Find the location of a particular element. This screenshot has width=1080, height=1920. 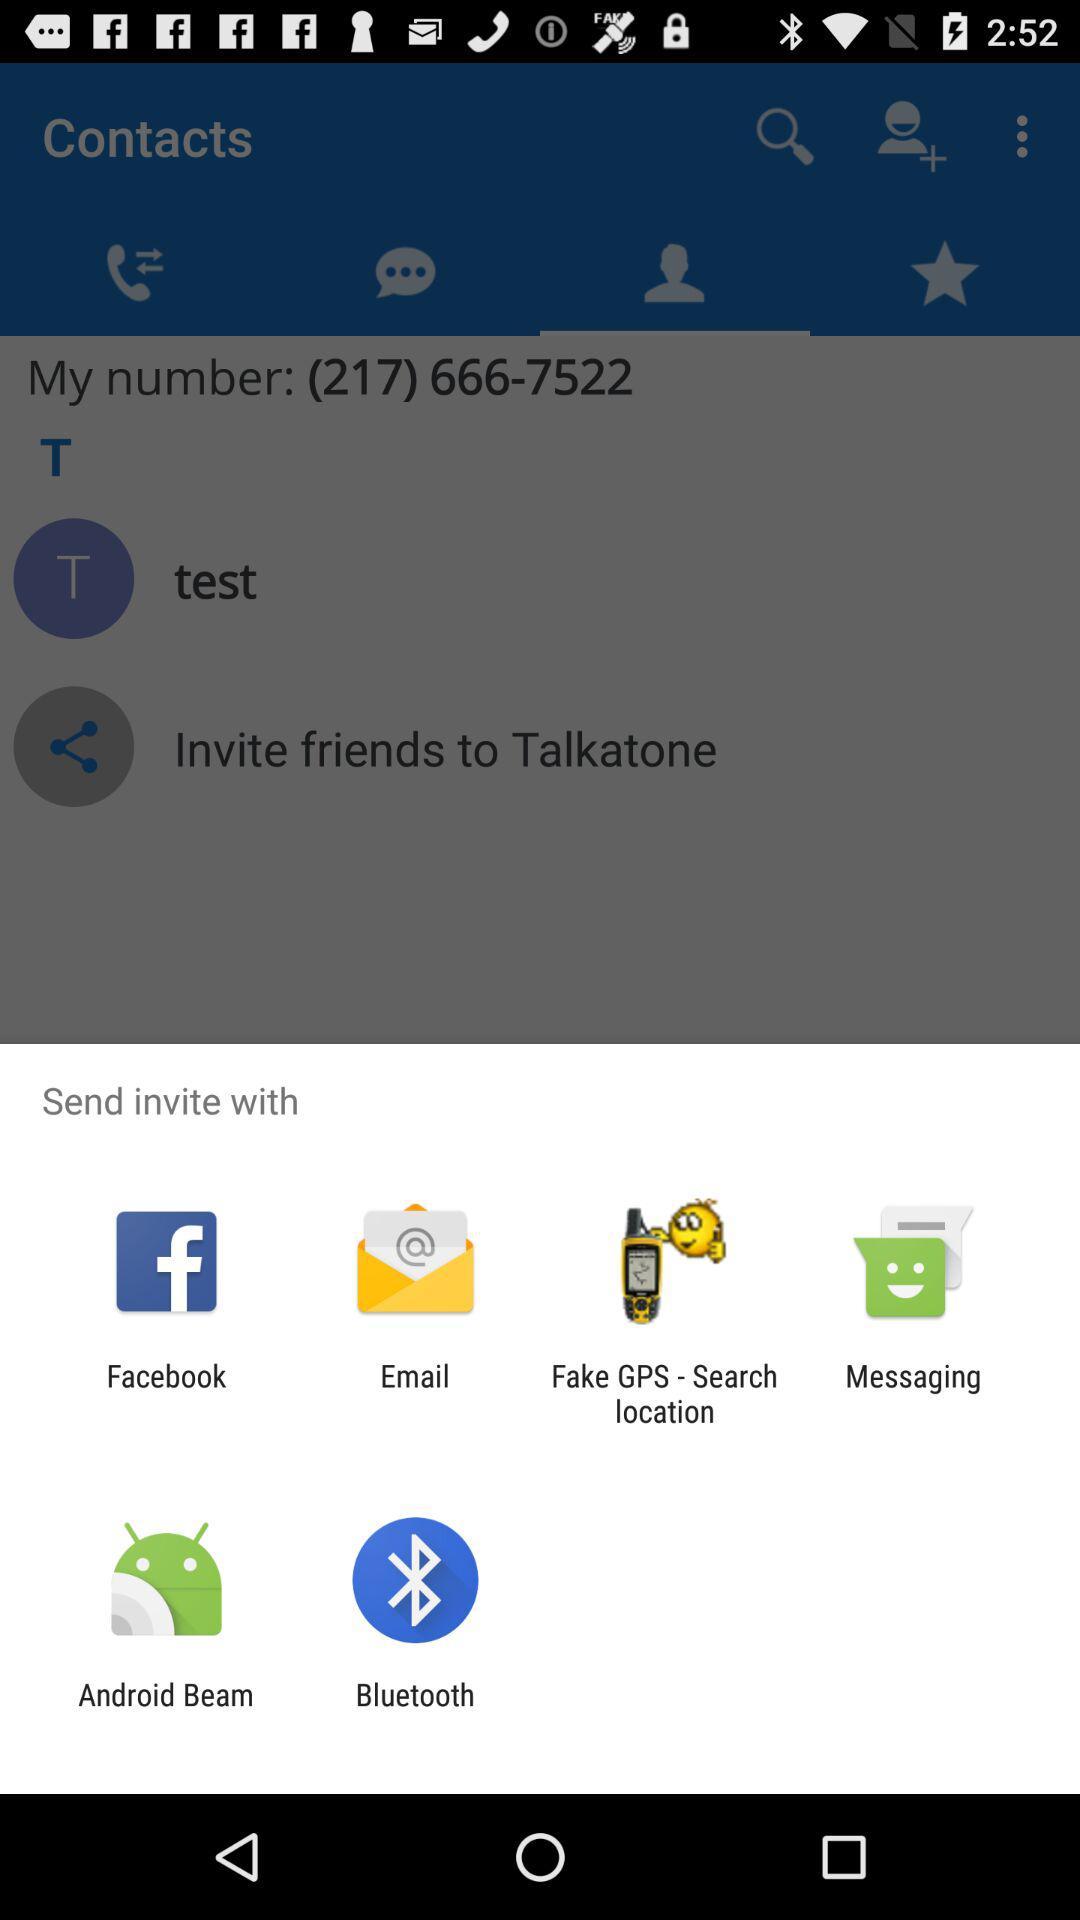

the messaging is located at coordinates (913, 1392).